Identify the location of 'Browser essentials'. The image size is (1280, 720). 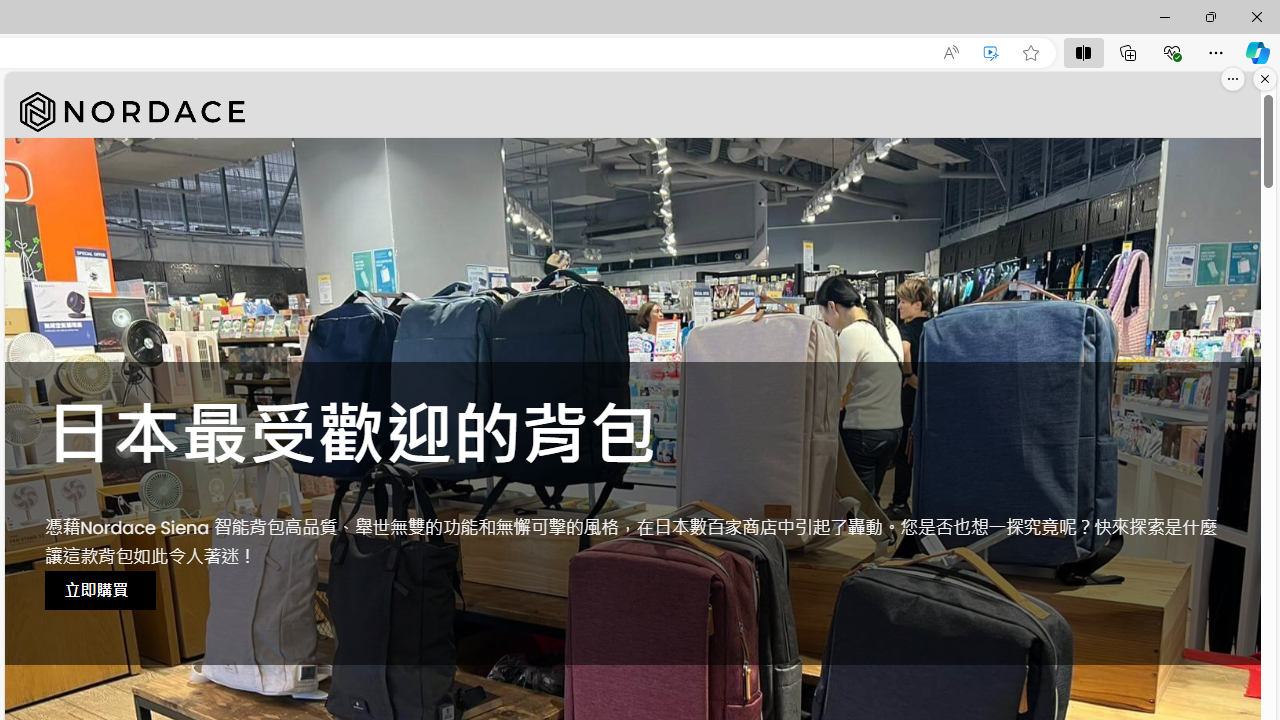
(1171, 51).